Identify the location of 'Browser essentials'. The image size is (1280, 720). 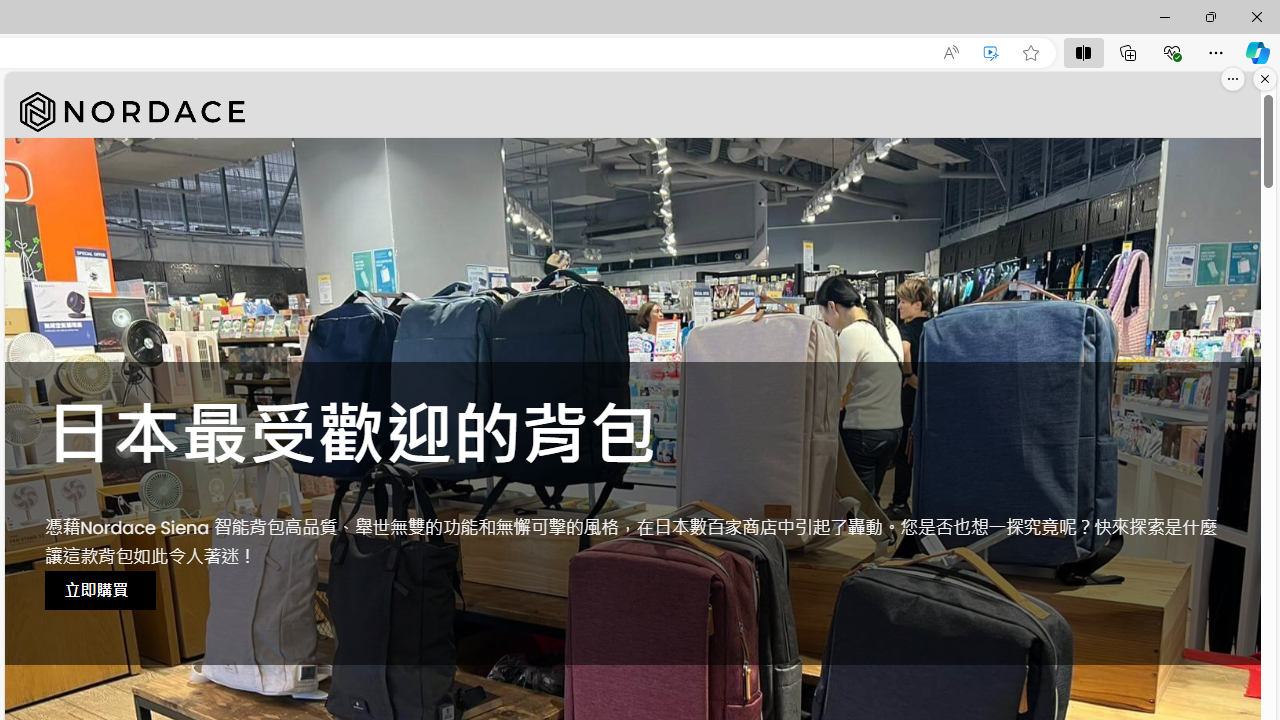
(1171, 51).